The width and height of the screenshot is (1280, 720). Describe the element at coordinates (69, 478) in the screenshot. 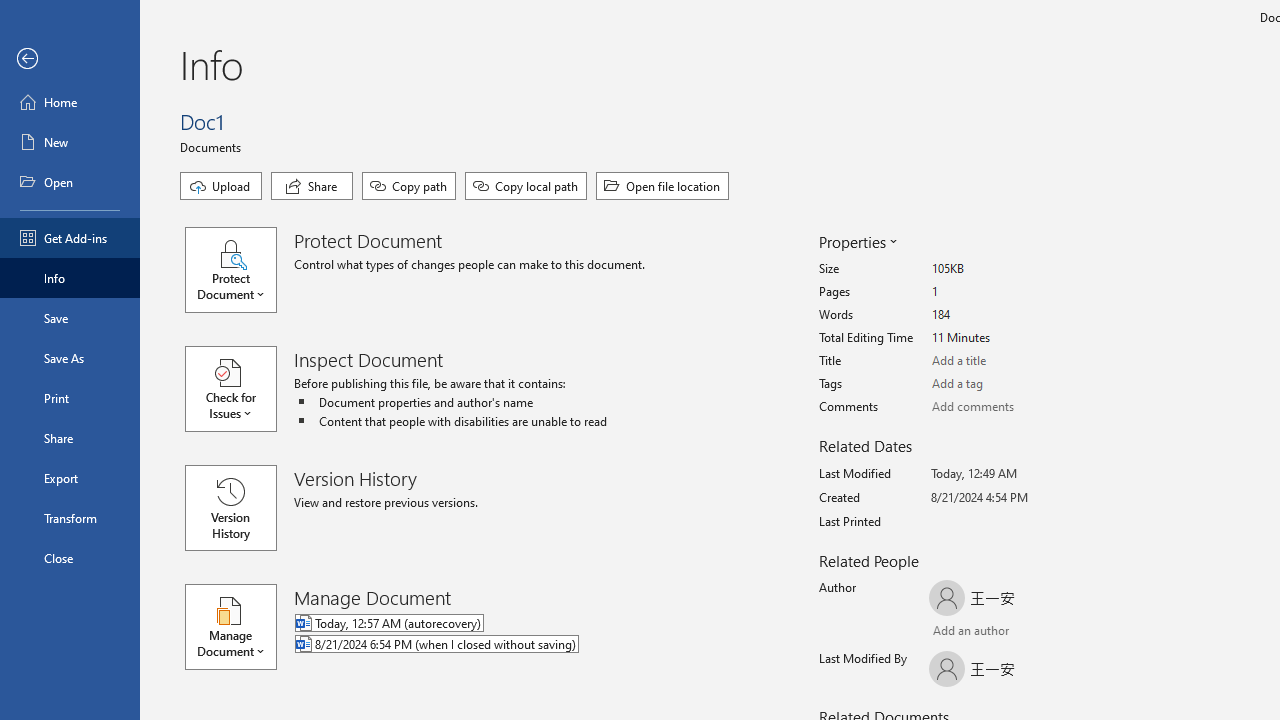

I see `'Export'` at that location.